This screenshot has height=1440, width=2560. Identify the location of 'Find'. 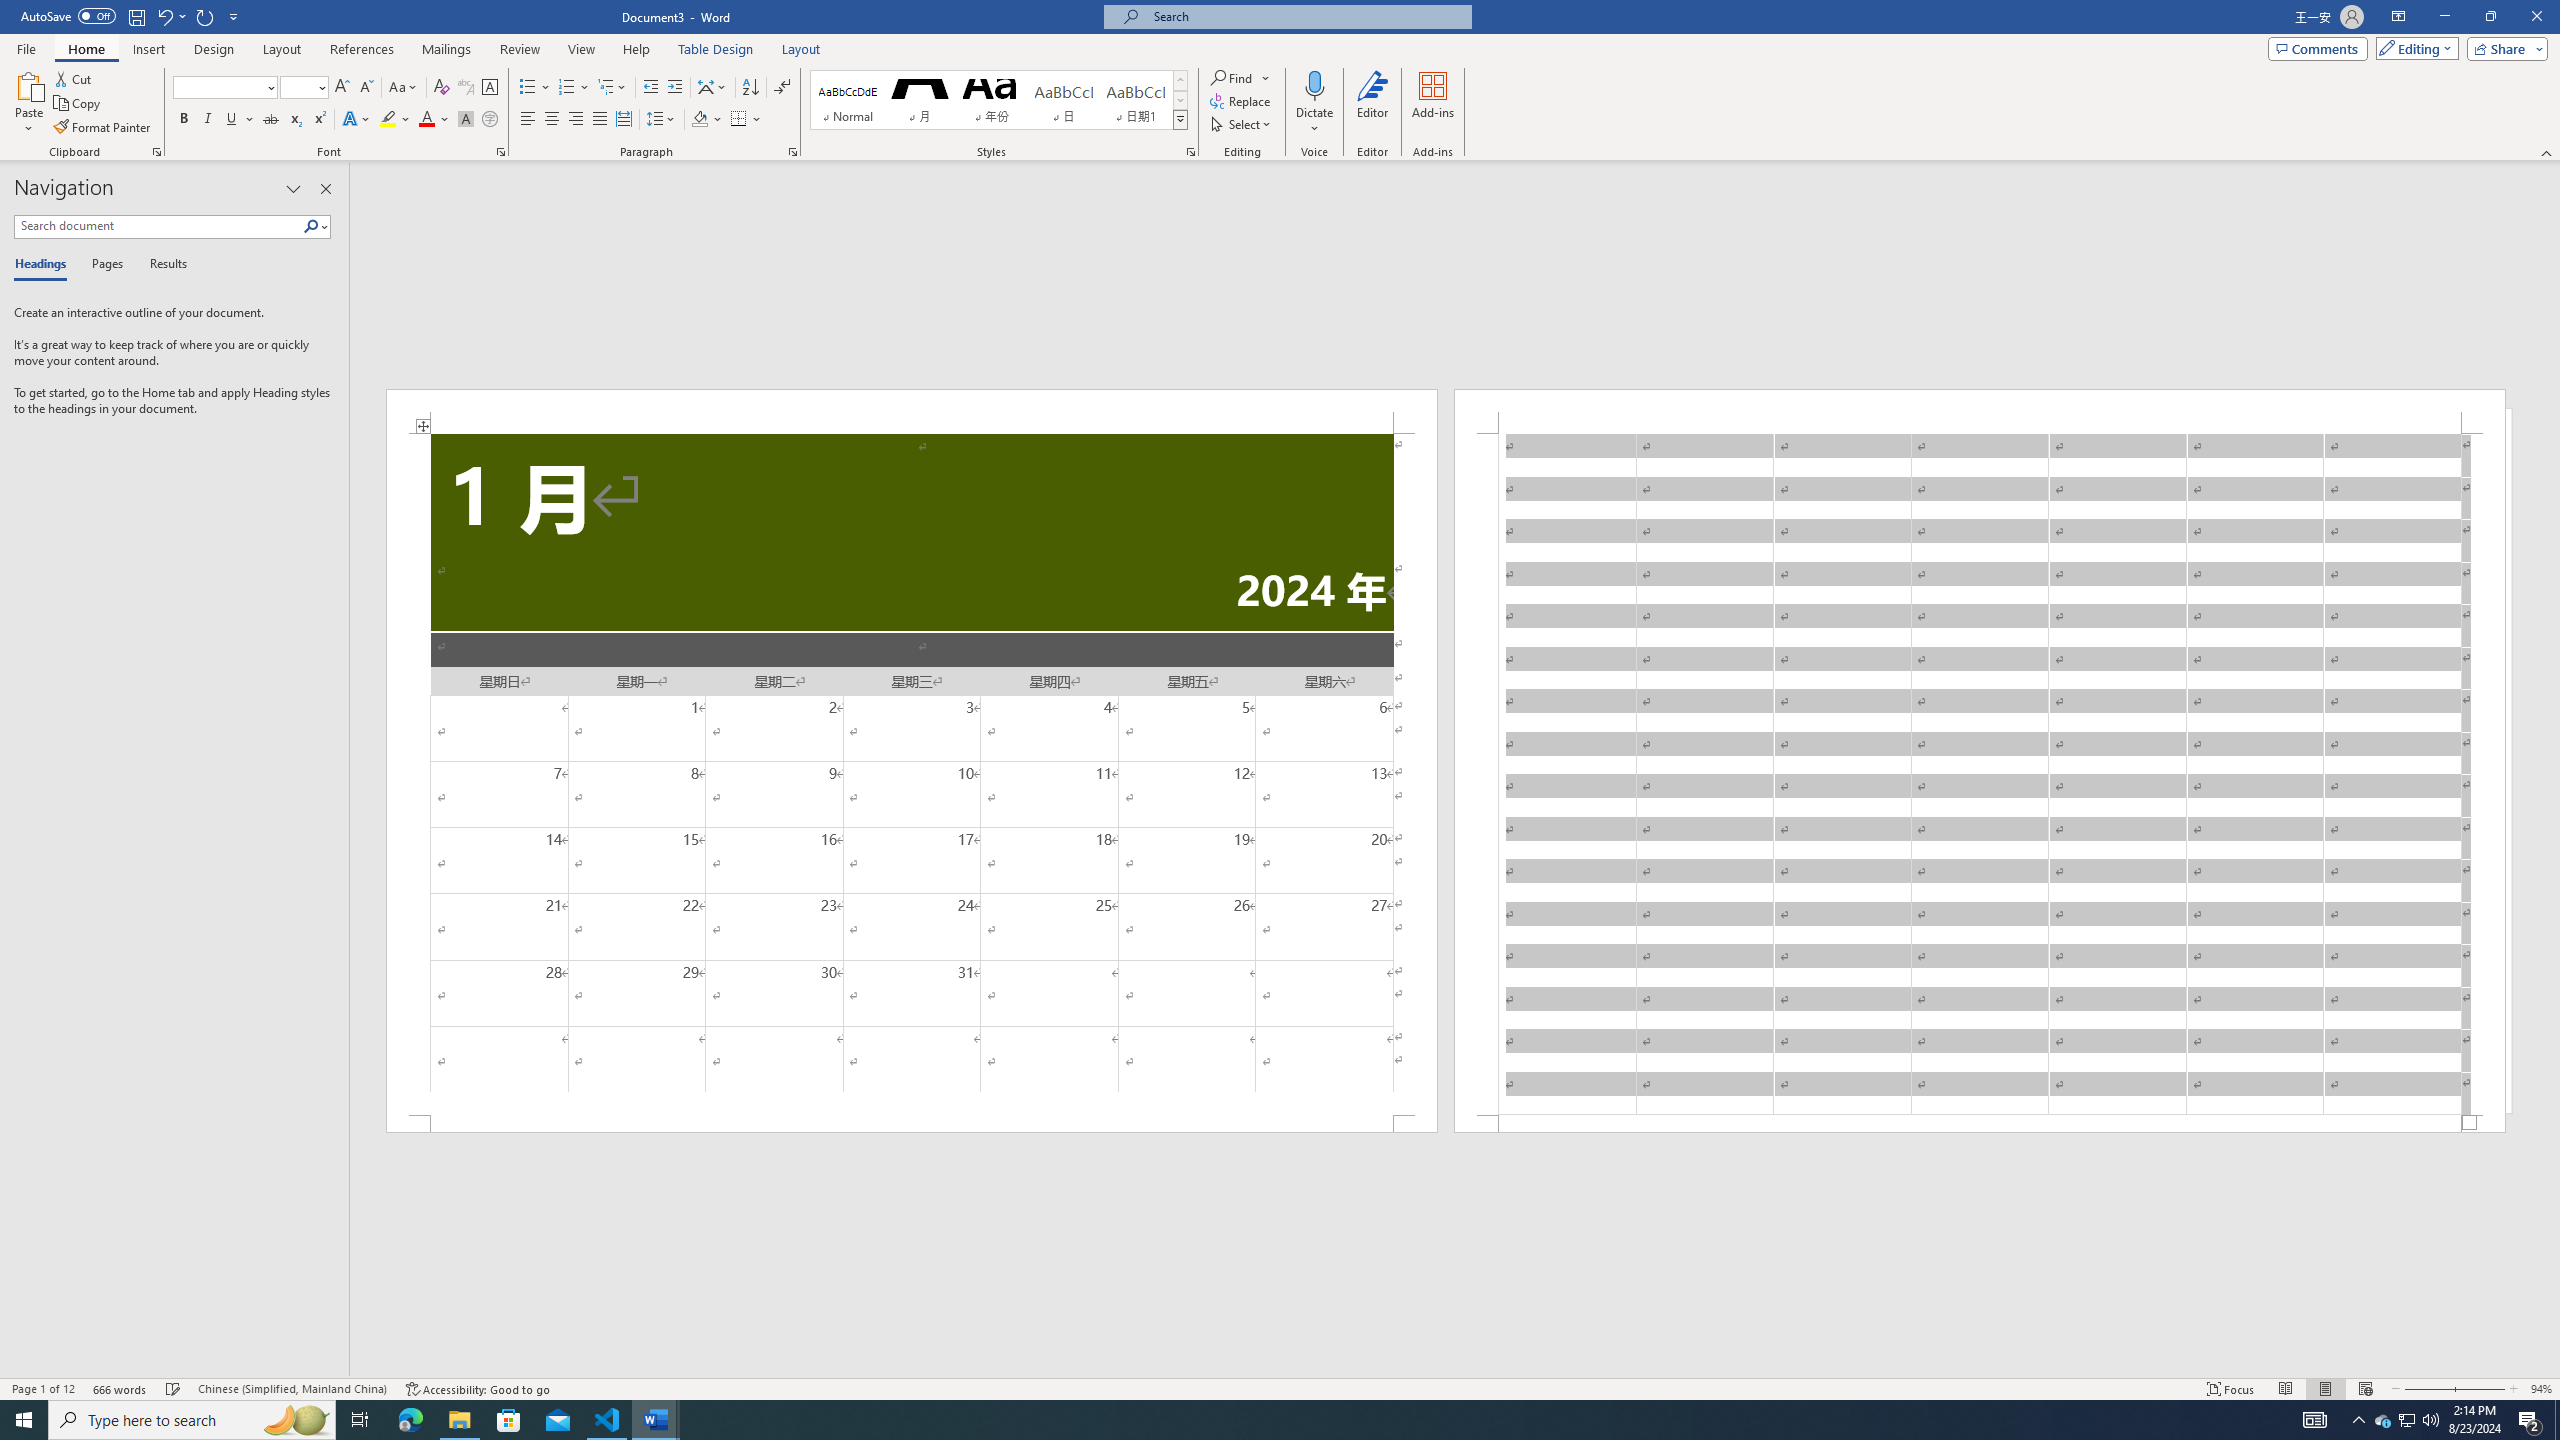
(1231, 77).